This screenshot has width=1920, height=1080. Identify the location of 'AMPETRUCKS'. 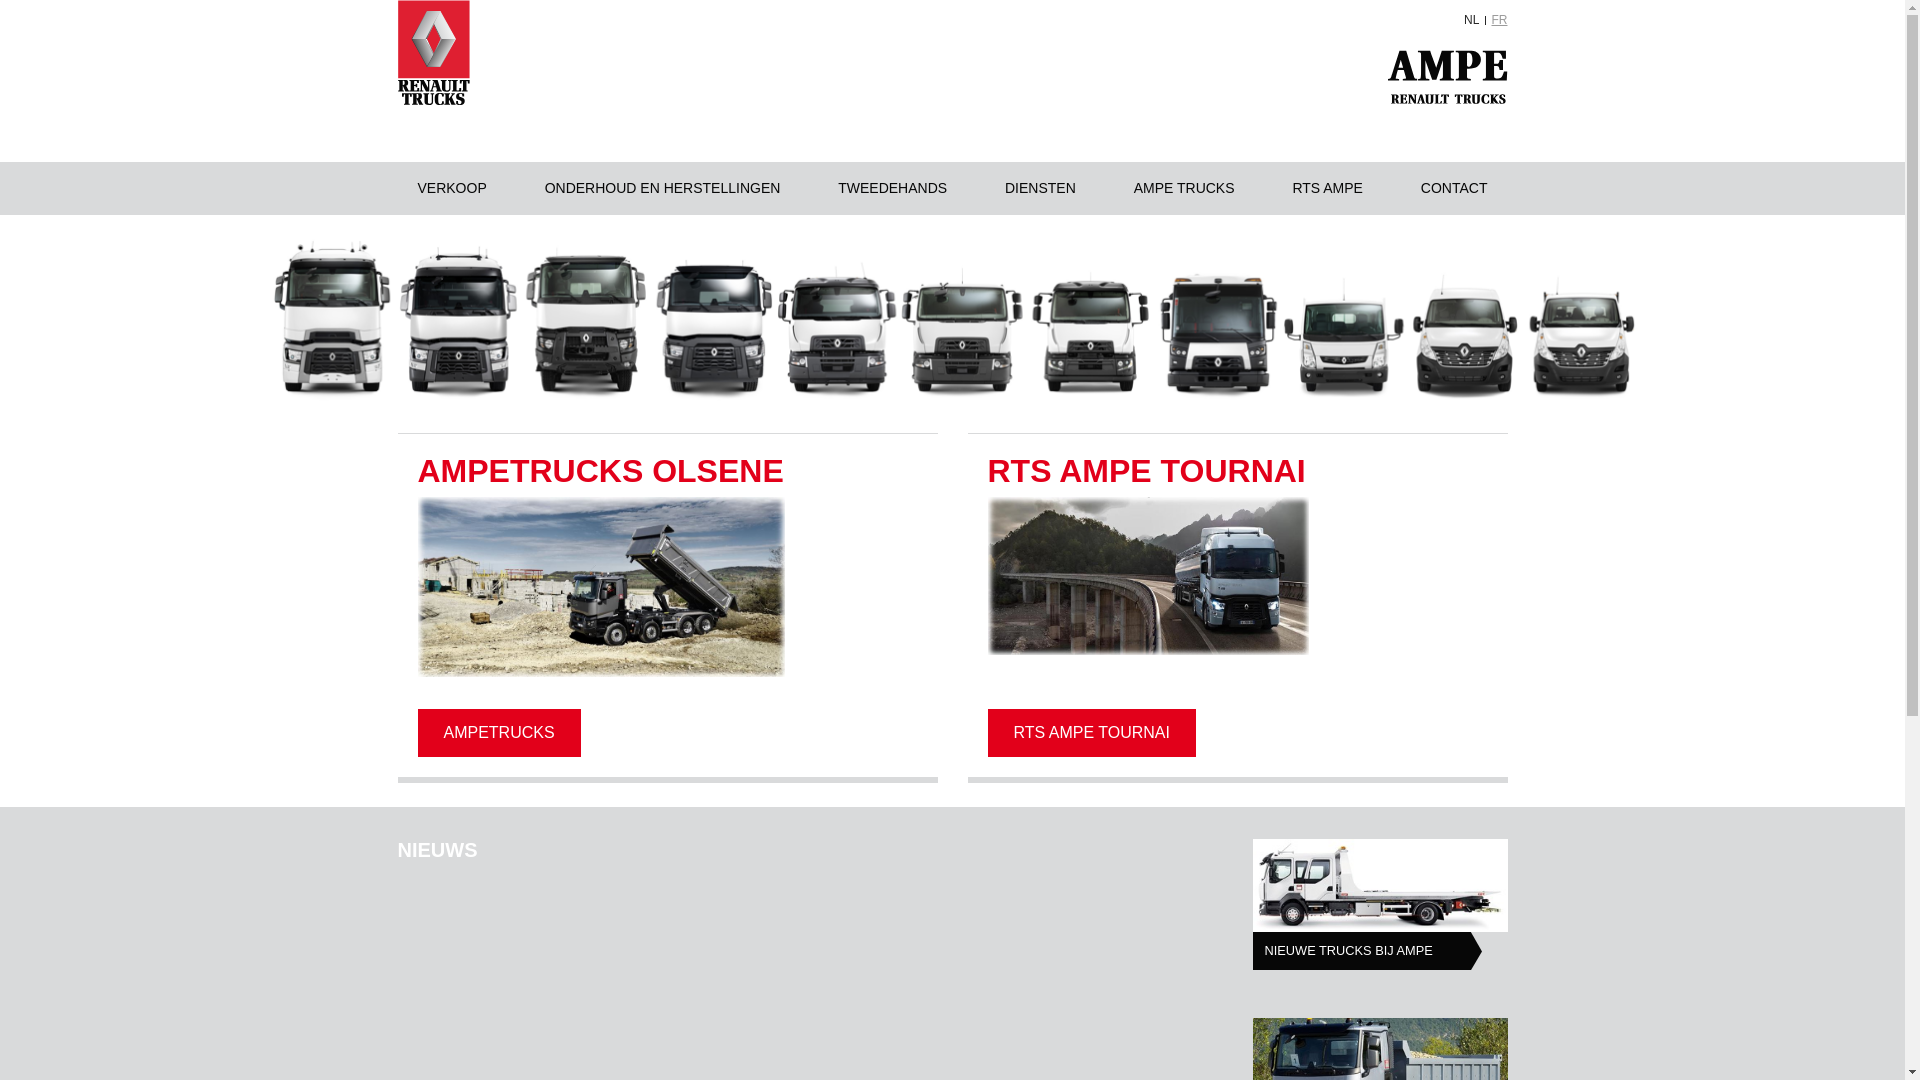
(499, 732).